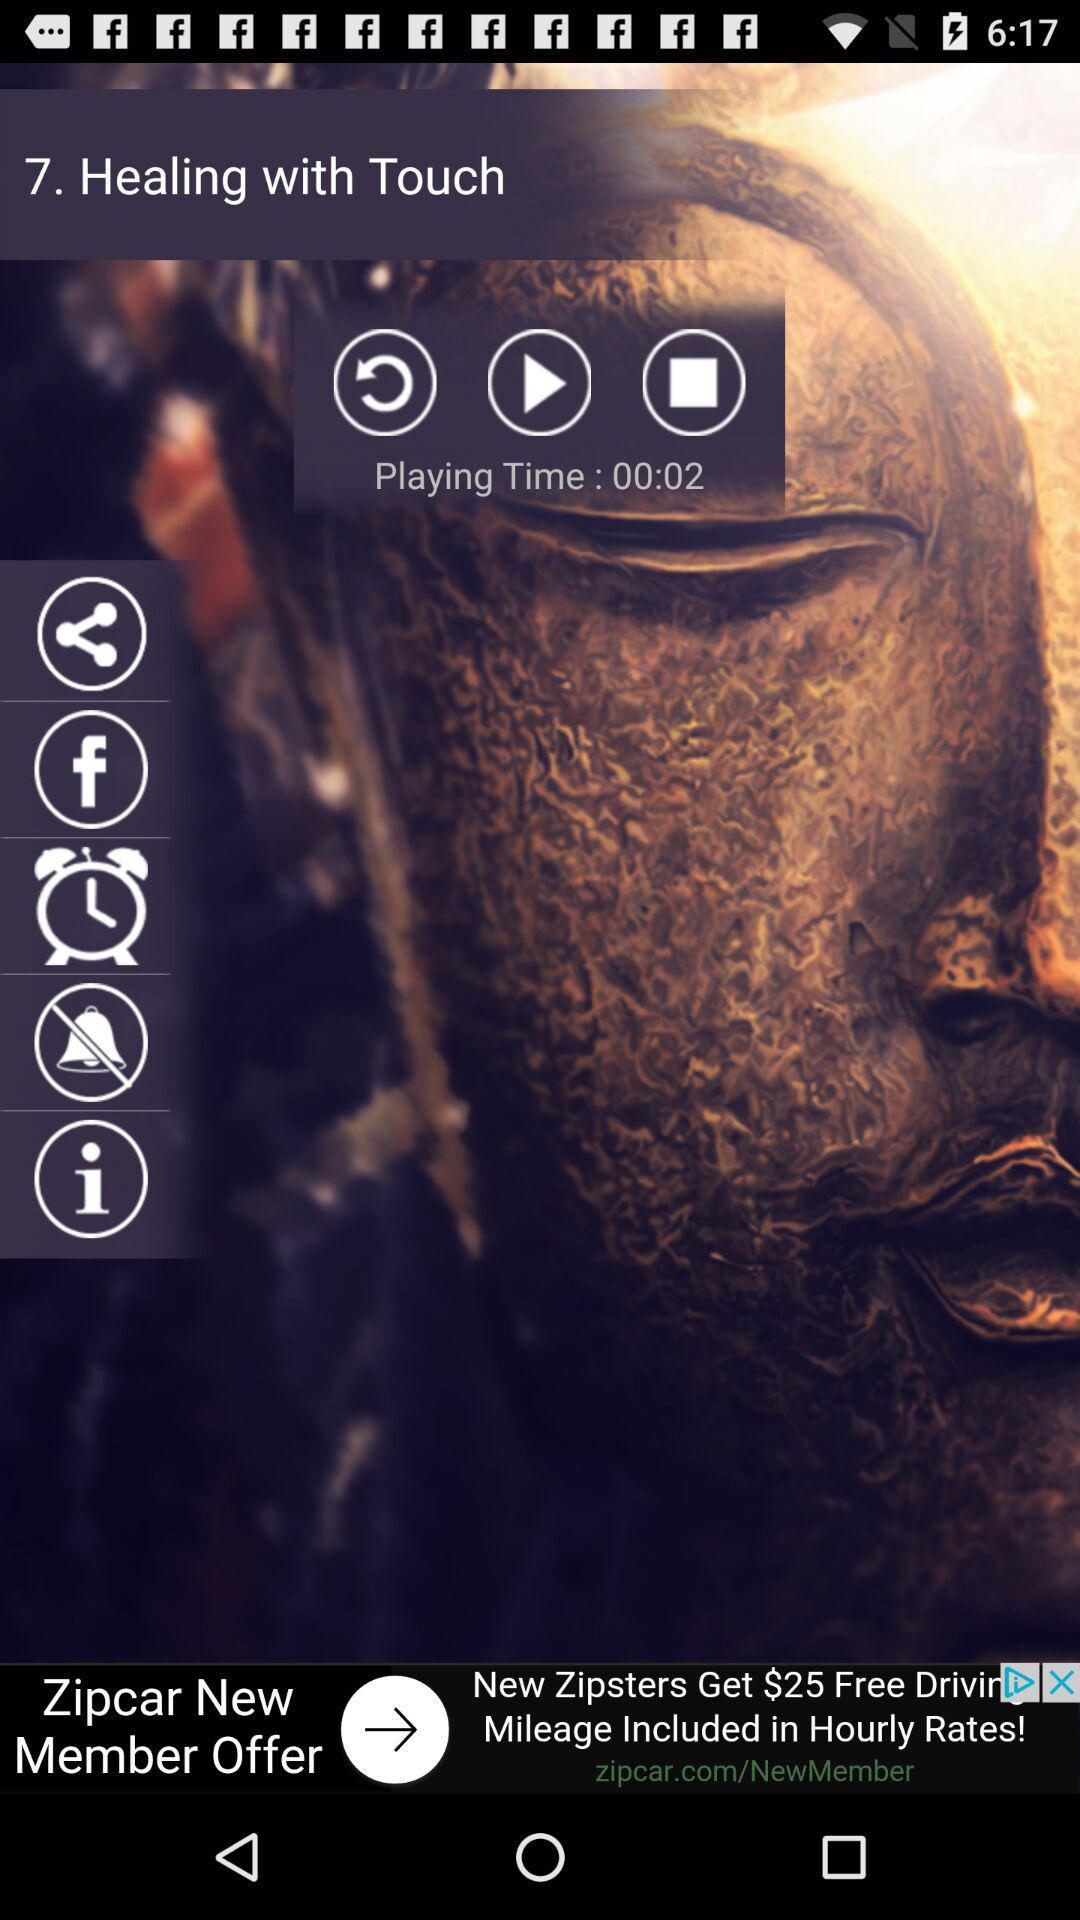 The image size is (1080, 1920). I want to click on mute sound, so click(91, 1041).